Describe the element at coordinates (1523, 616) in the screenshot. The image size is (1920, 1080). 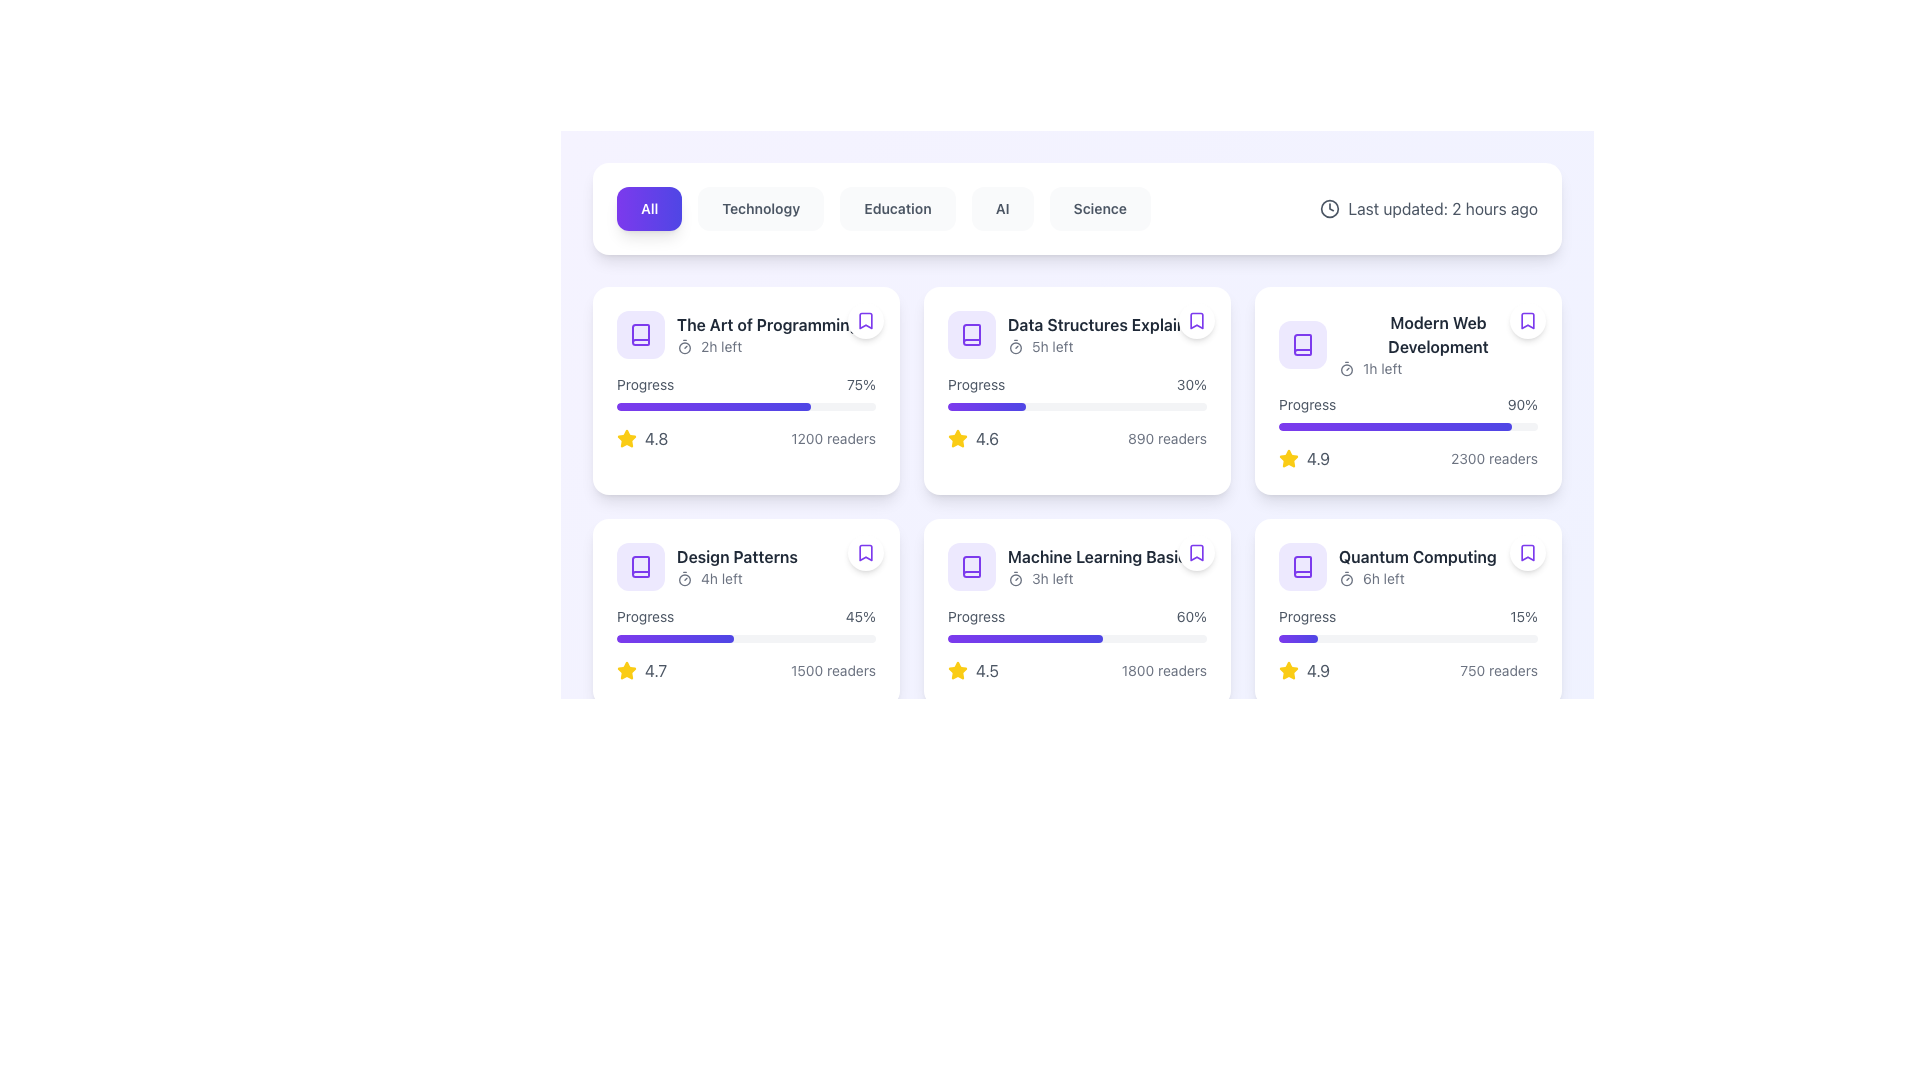
I see `the label displaying '15%' styled in a small gray font, which is positioned to the right of the 'Progress' label in the 'Quantum Computing' section` at that location.